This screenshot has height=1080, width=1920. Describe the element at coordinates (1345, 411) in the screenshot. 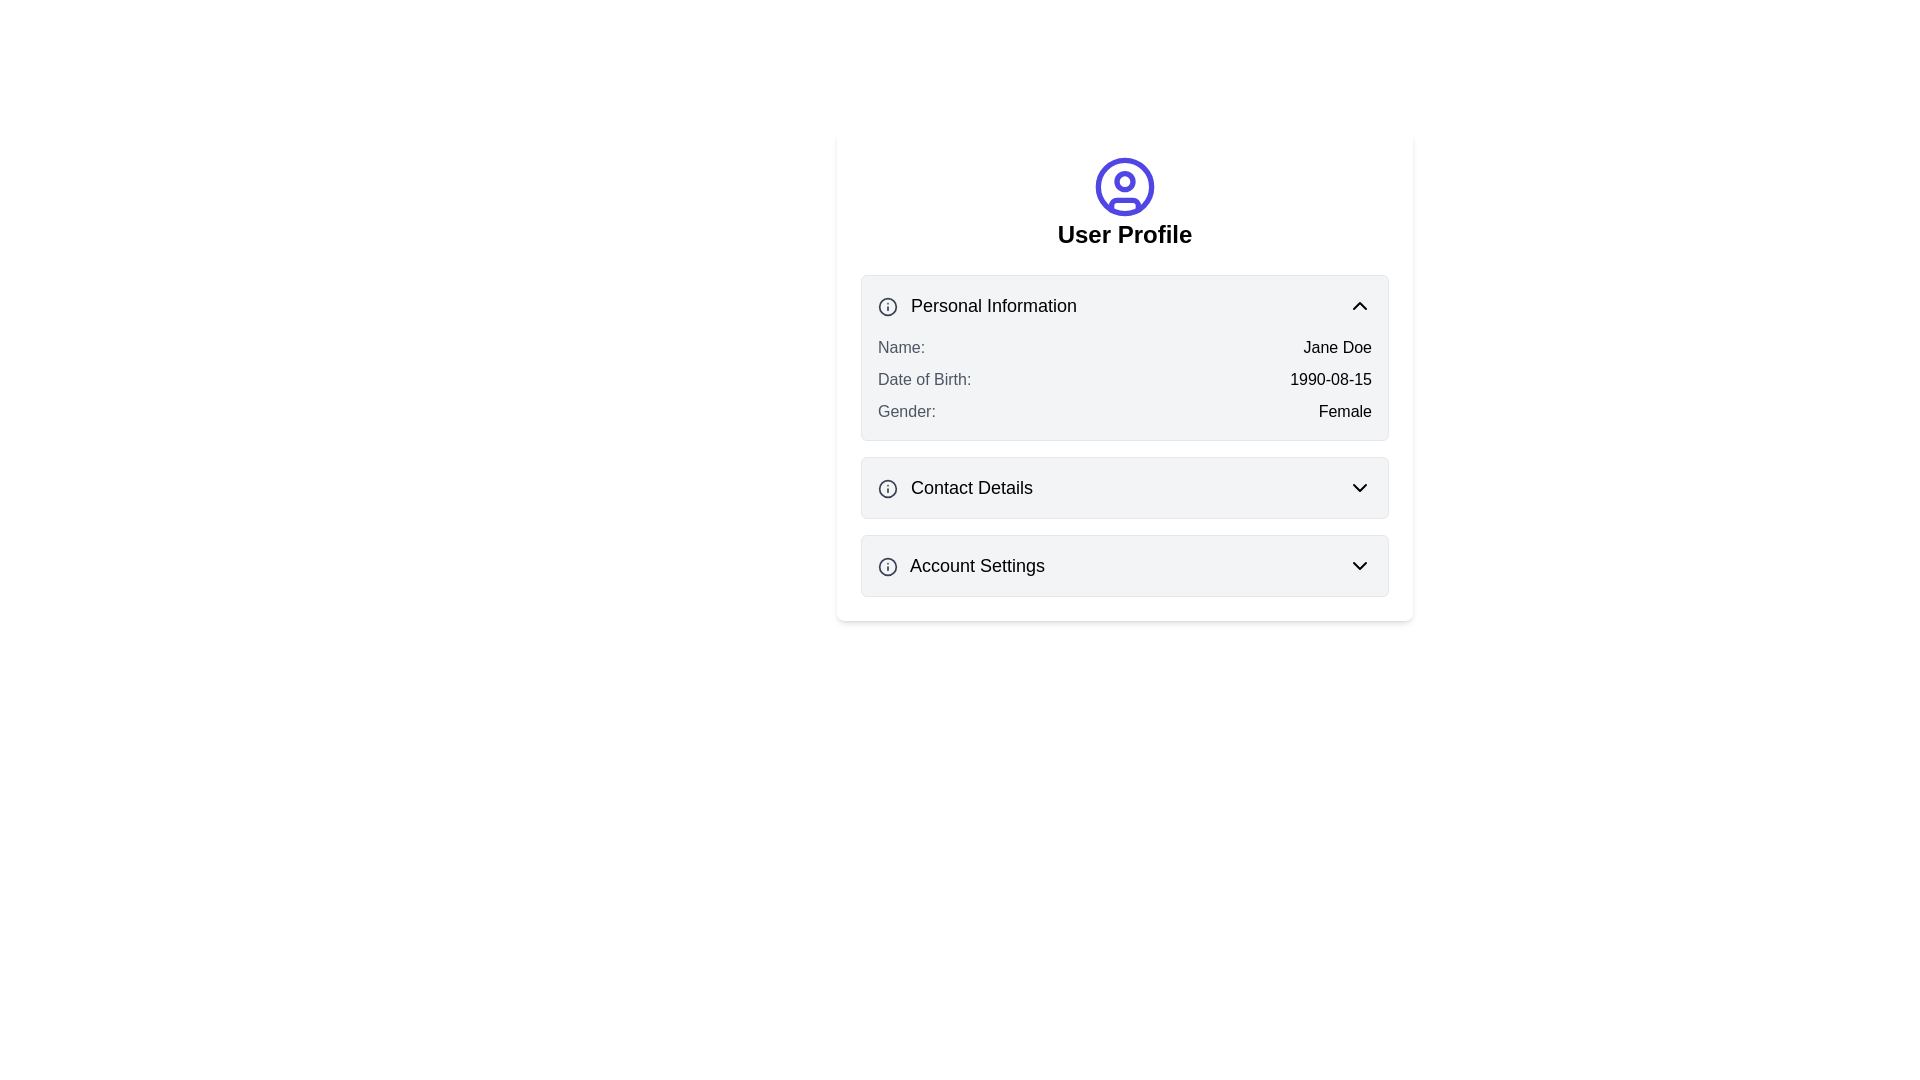

I see `the text label displaying 'Female' in black font within the 'Personal Information' panel of the 'User Profile' section, located to the right of the 'Gender:' label` at that location.